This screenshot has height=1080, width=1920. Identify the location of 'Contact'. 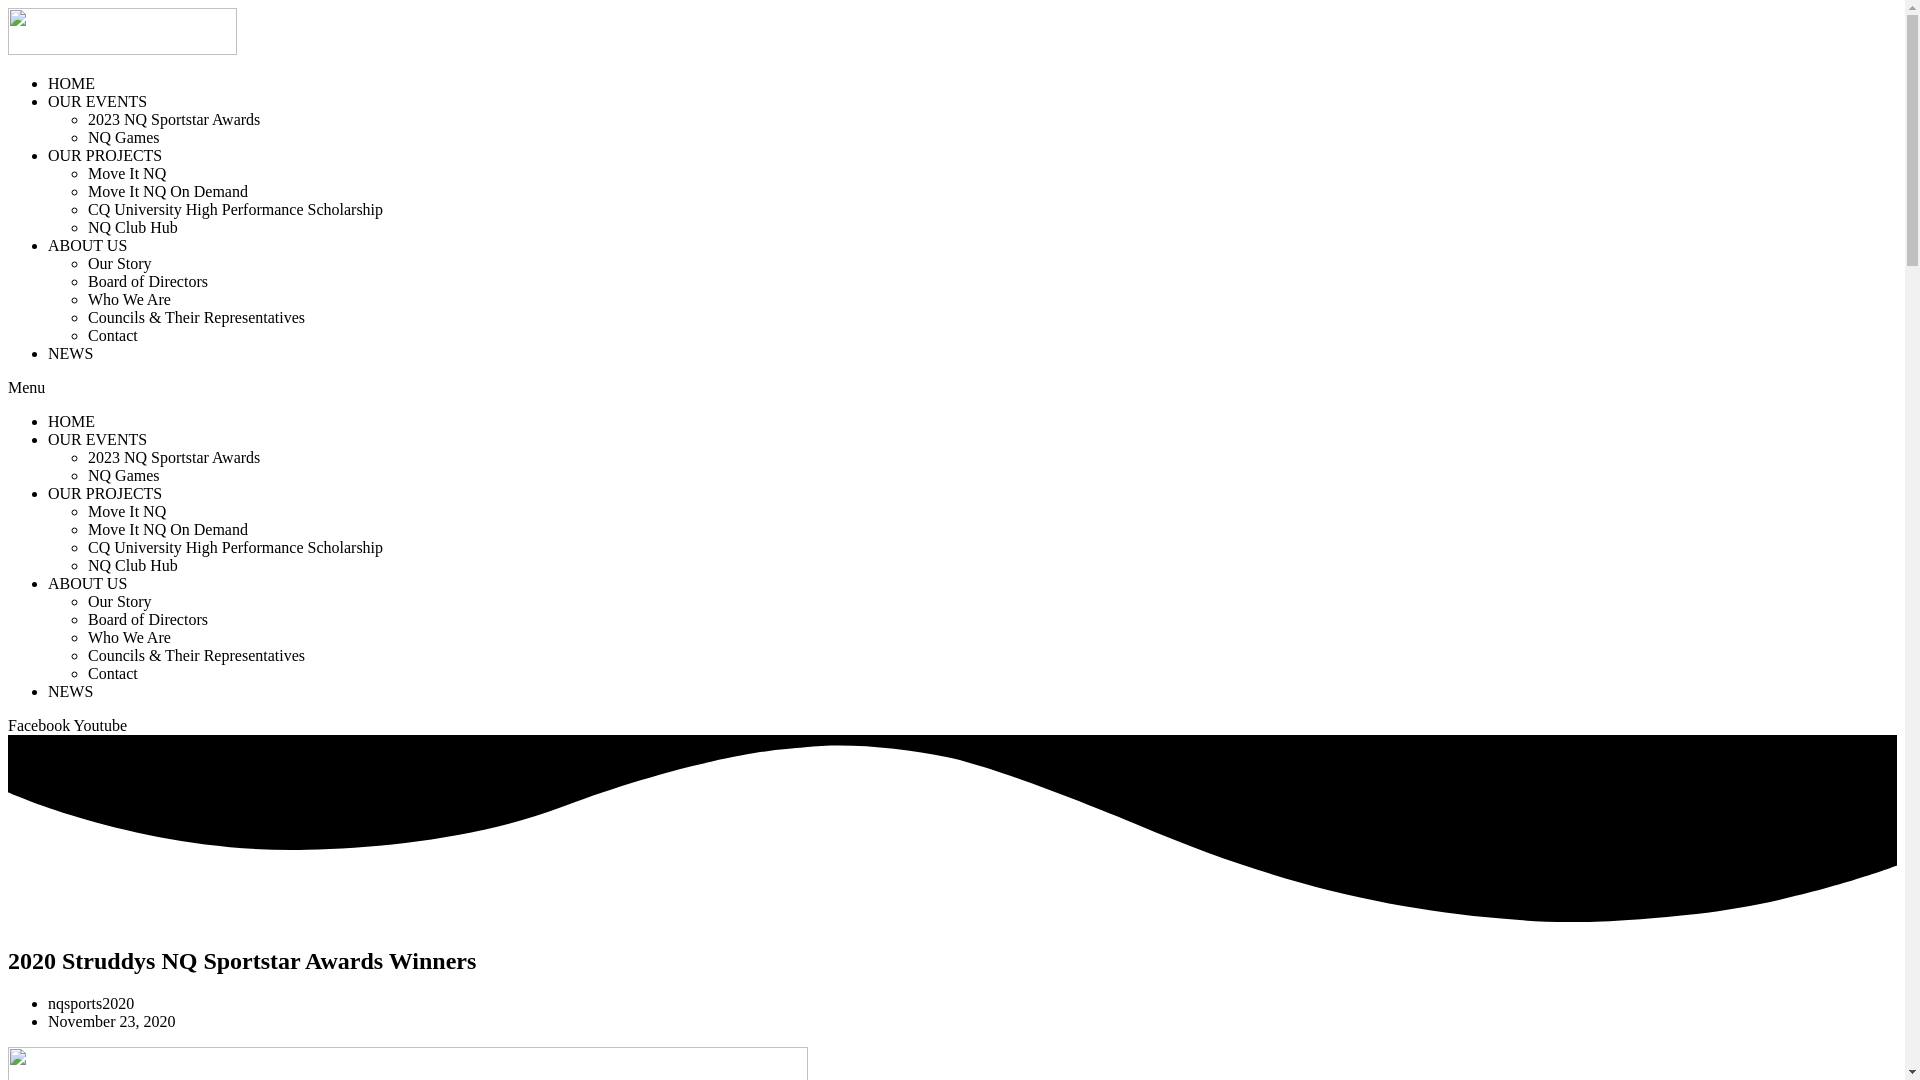
(112, 334).